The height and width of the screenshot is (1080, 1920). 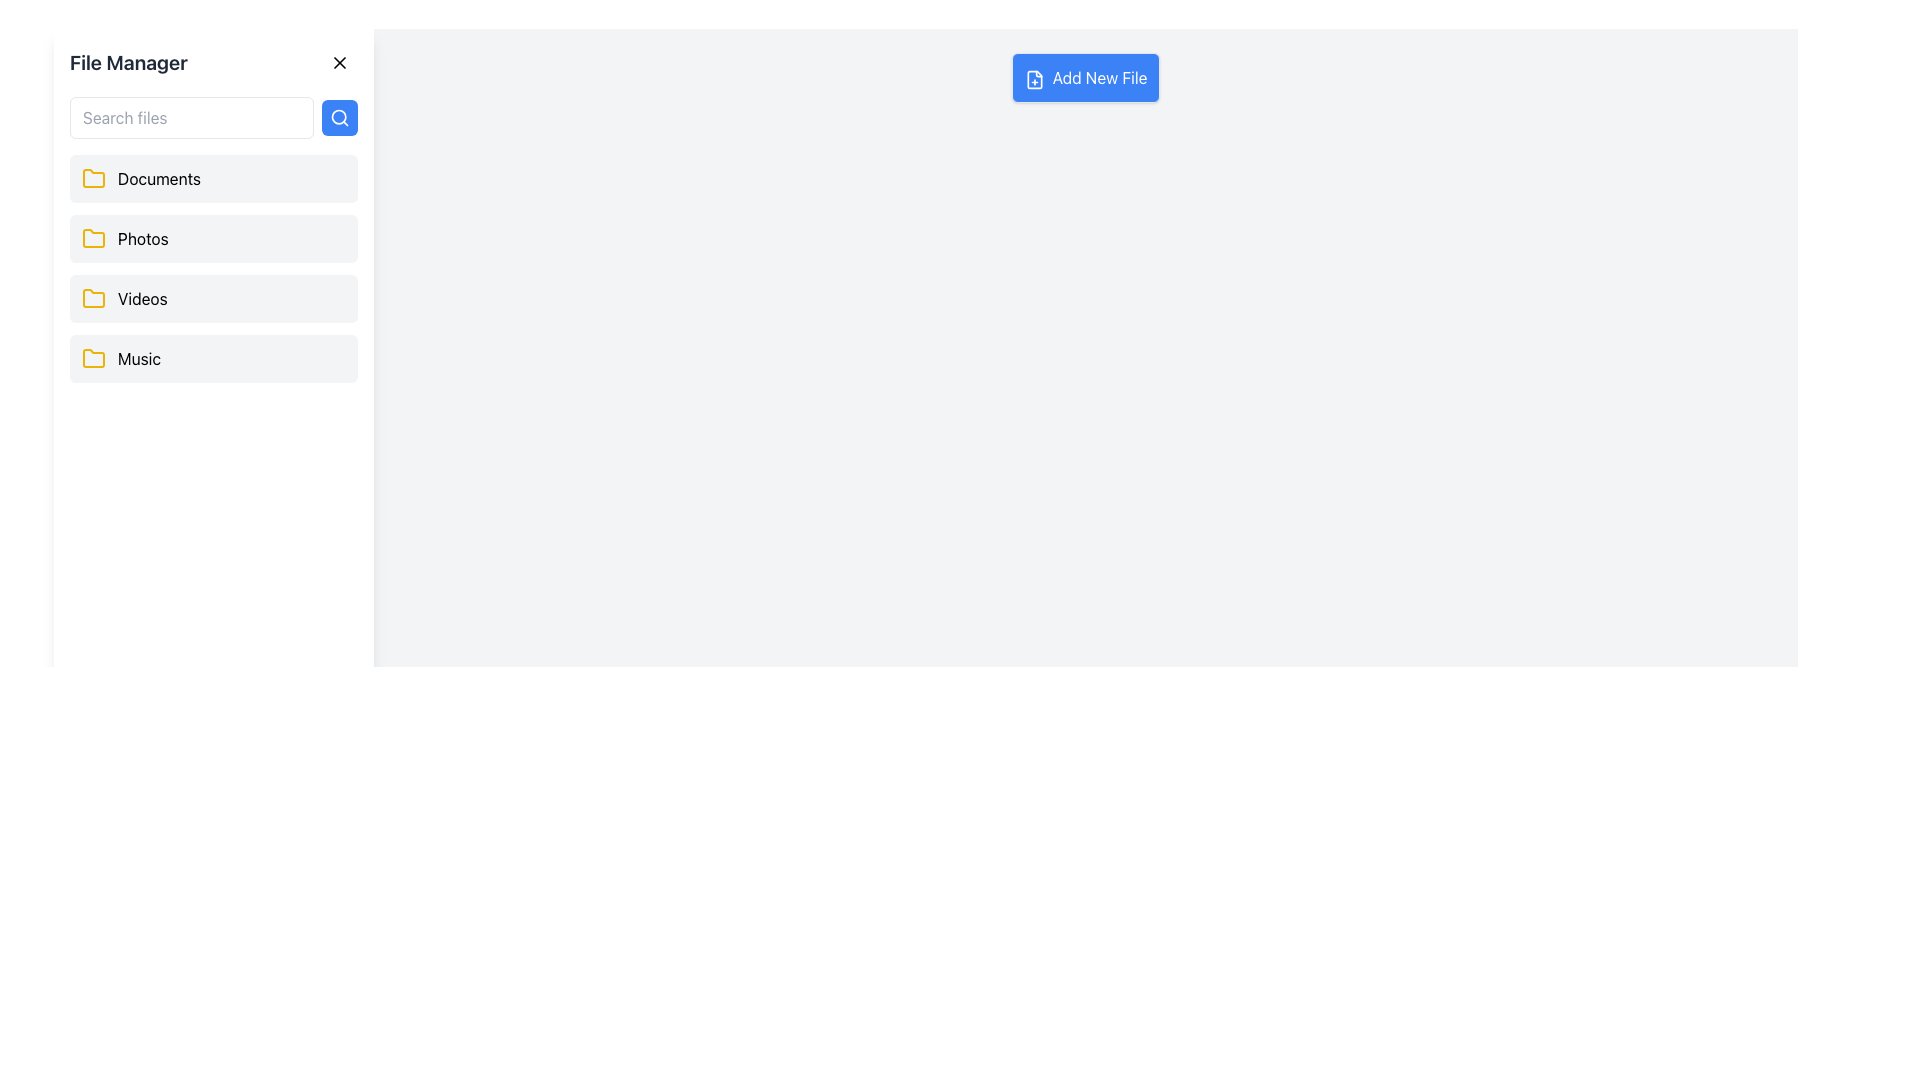 What do you see at coordinates (340, 61) in the screenshot?
I see `the close button located at the top-right corner of the 'File Manager' section` at bounding box center [340, 61].